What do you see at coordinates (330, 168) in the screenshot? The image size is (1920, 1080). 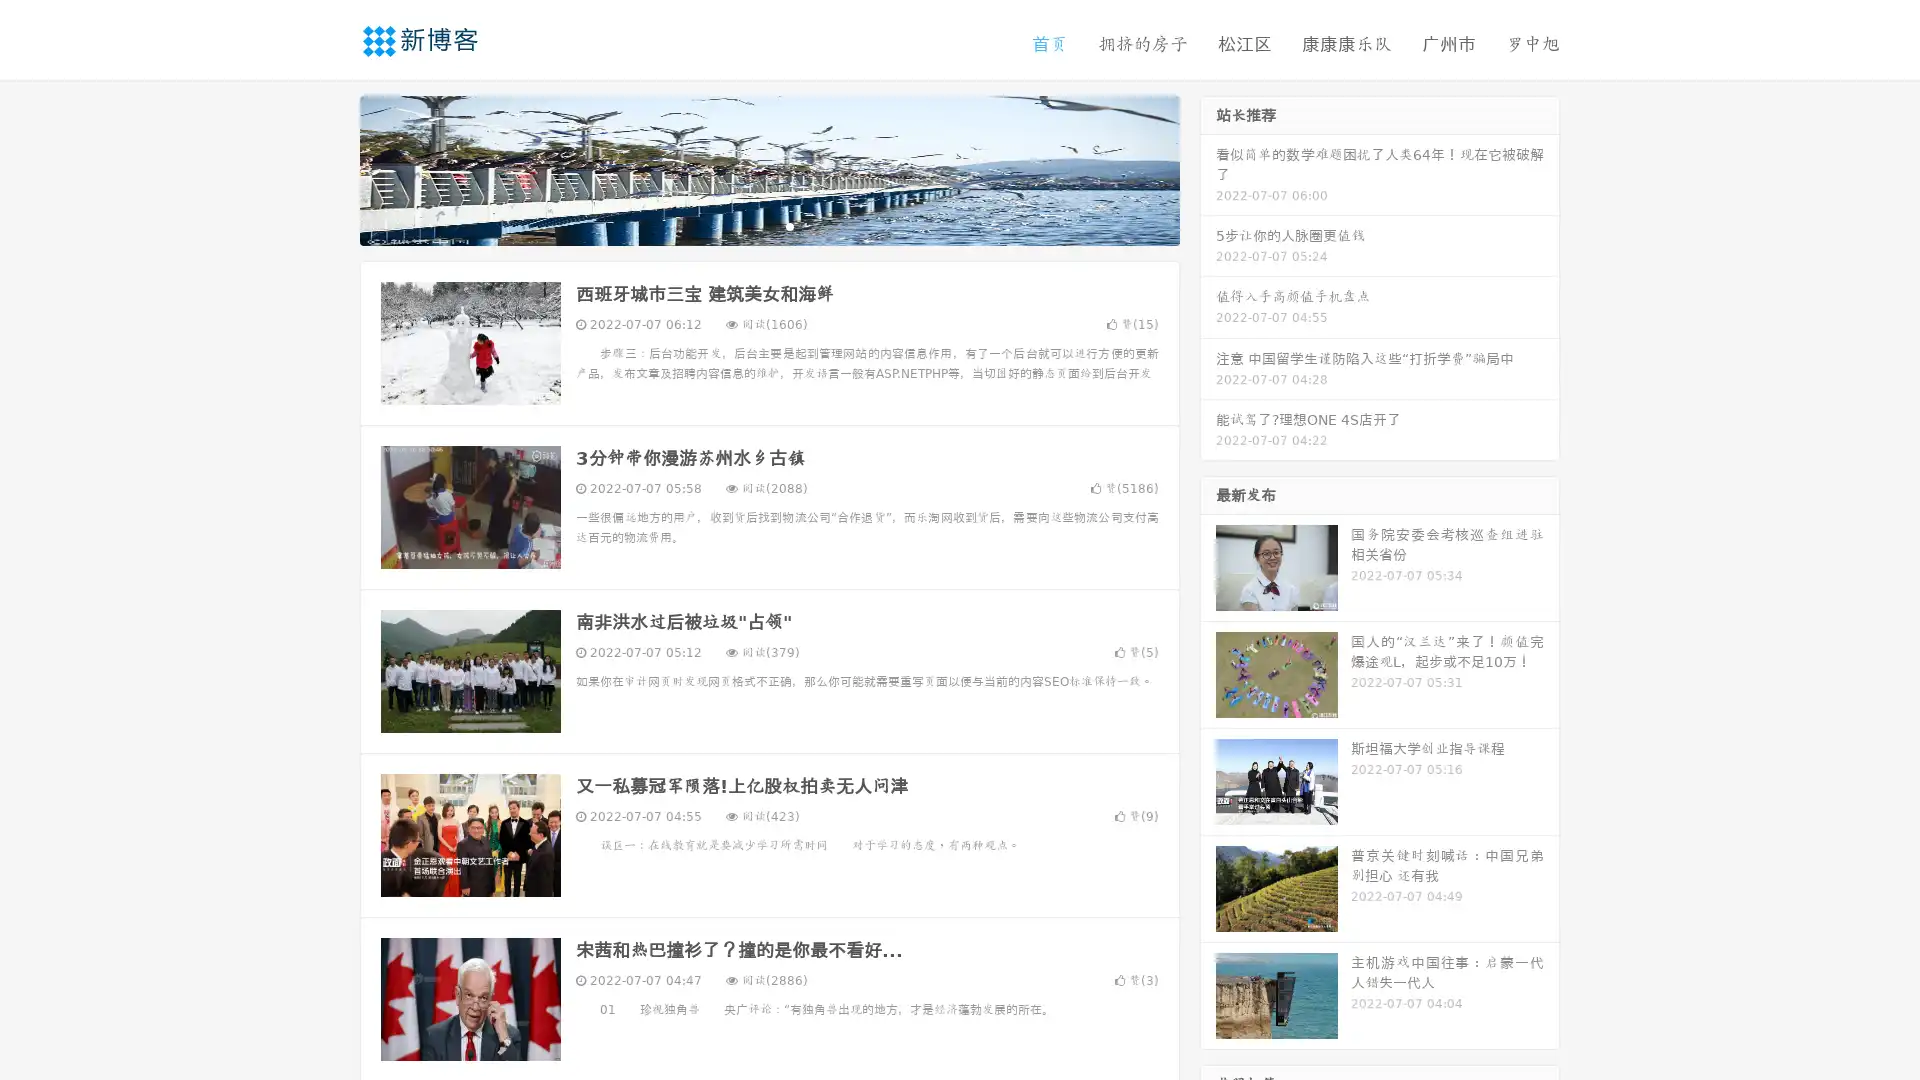 I see `Previous slide` at bounding box center [330, 168].